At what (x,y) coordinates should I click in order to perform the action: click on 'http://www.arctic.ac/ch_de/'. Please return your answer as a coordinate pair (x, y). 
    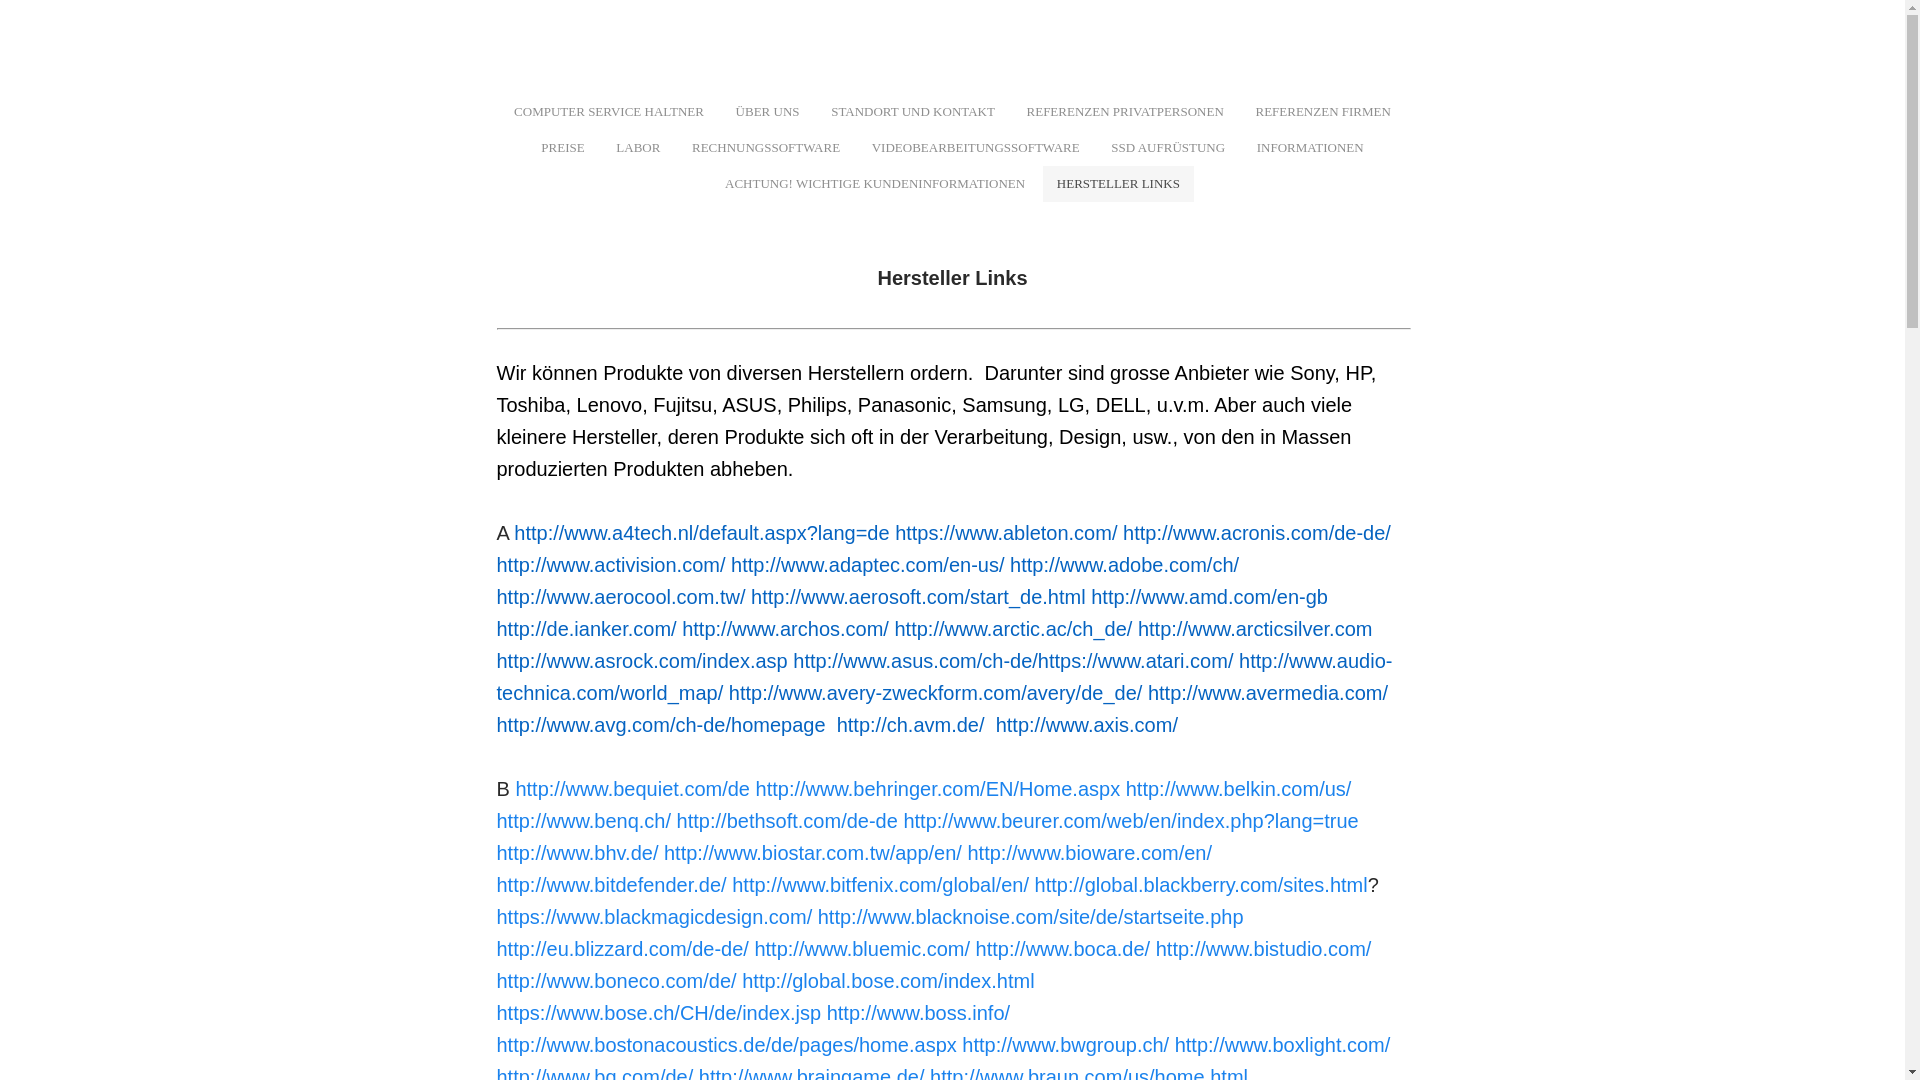
    Looking at the image, I should click on (1012, 627).